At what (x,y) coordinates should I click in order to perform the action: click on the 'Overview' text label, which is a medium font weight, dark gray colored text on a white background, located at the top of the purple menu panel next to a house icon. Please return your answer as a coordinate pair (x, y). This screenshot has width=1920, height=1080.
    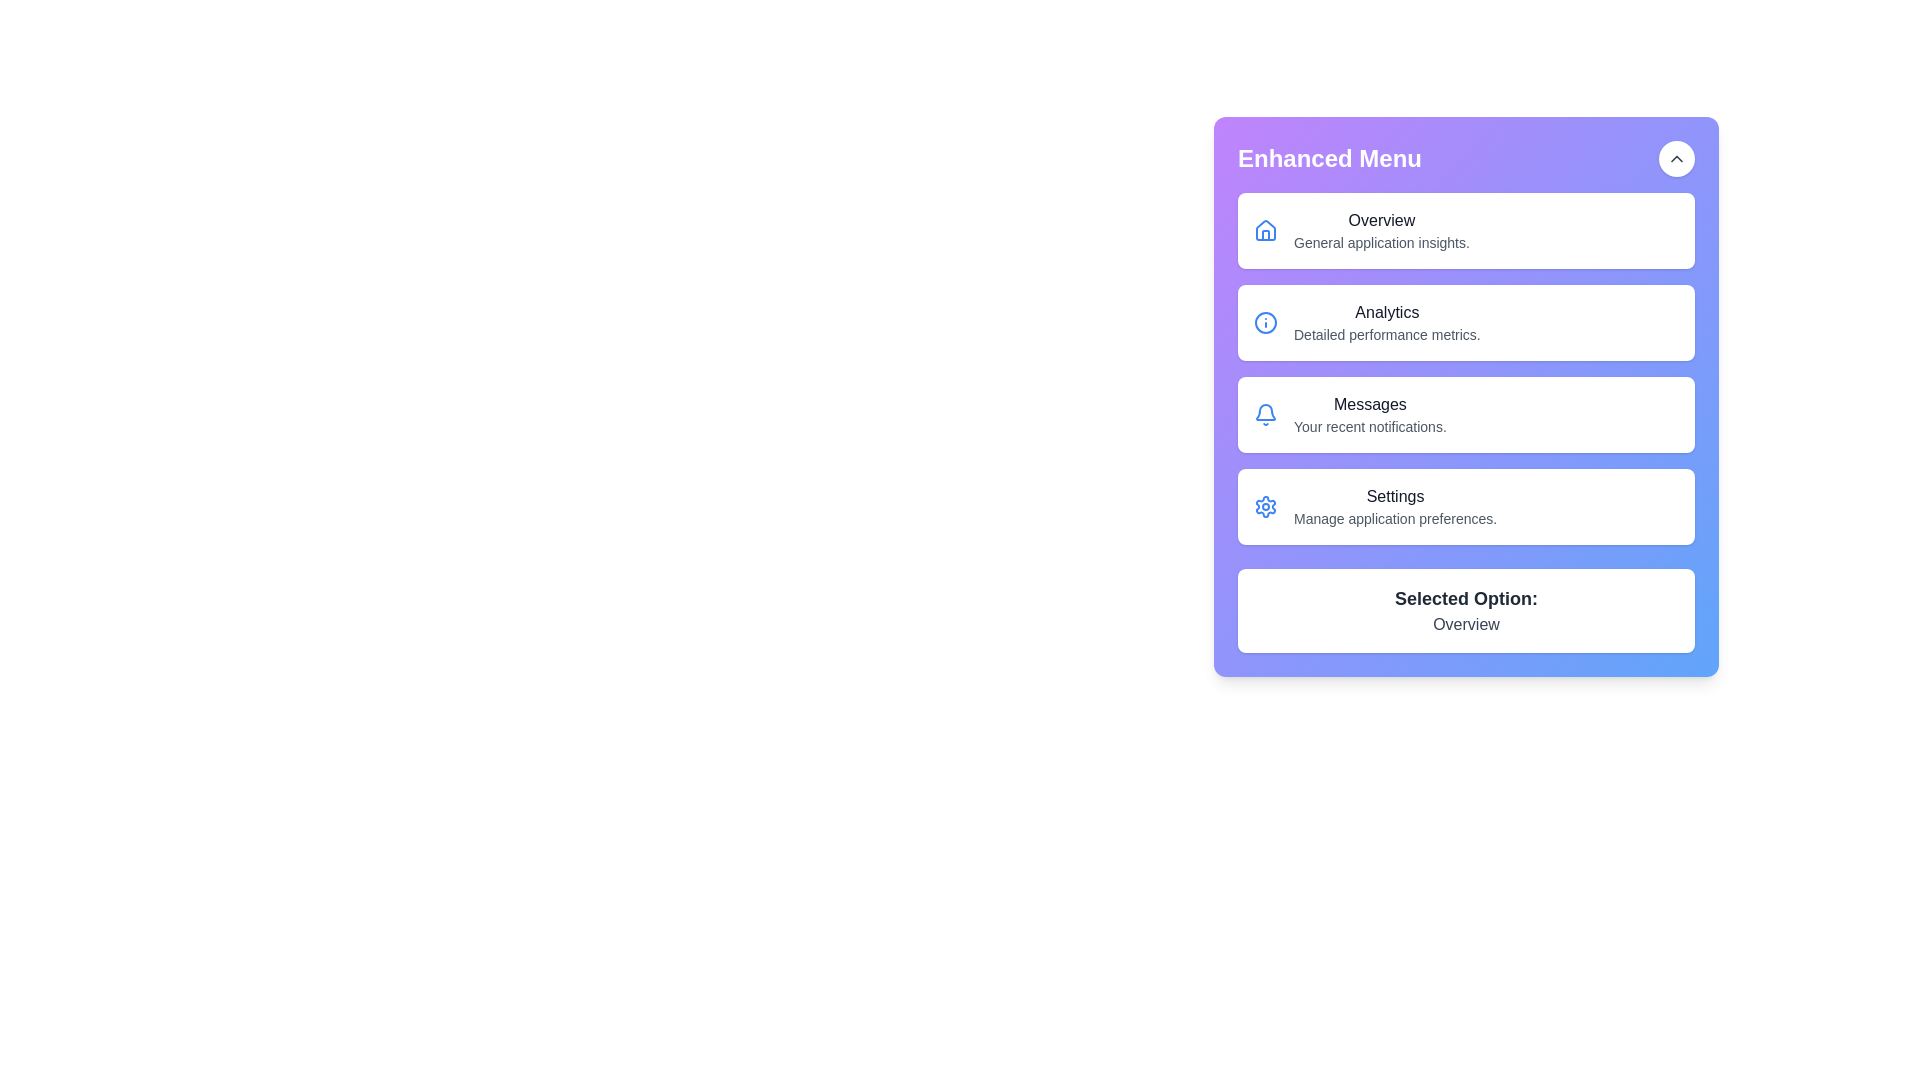
    Looking at the image, I should click on (1381, 220).